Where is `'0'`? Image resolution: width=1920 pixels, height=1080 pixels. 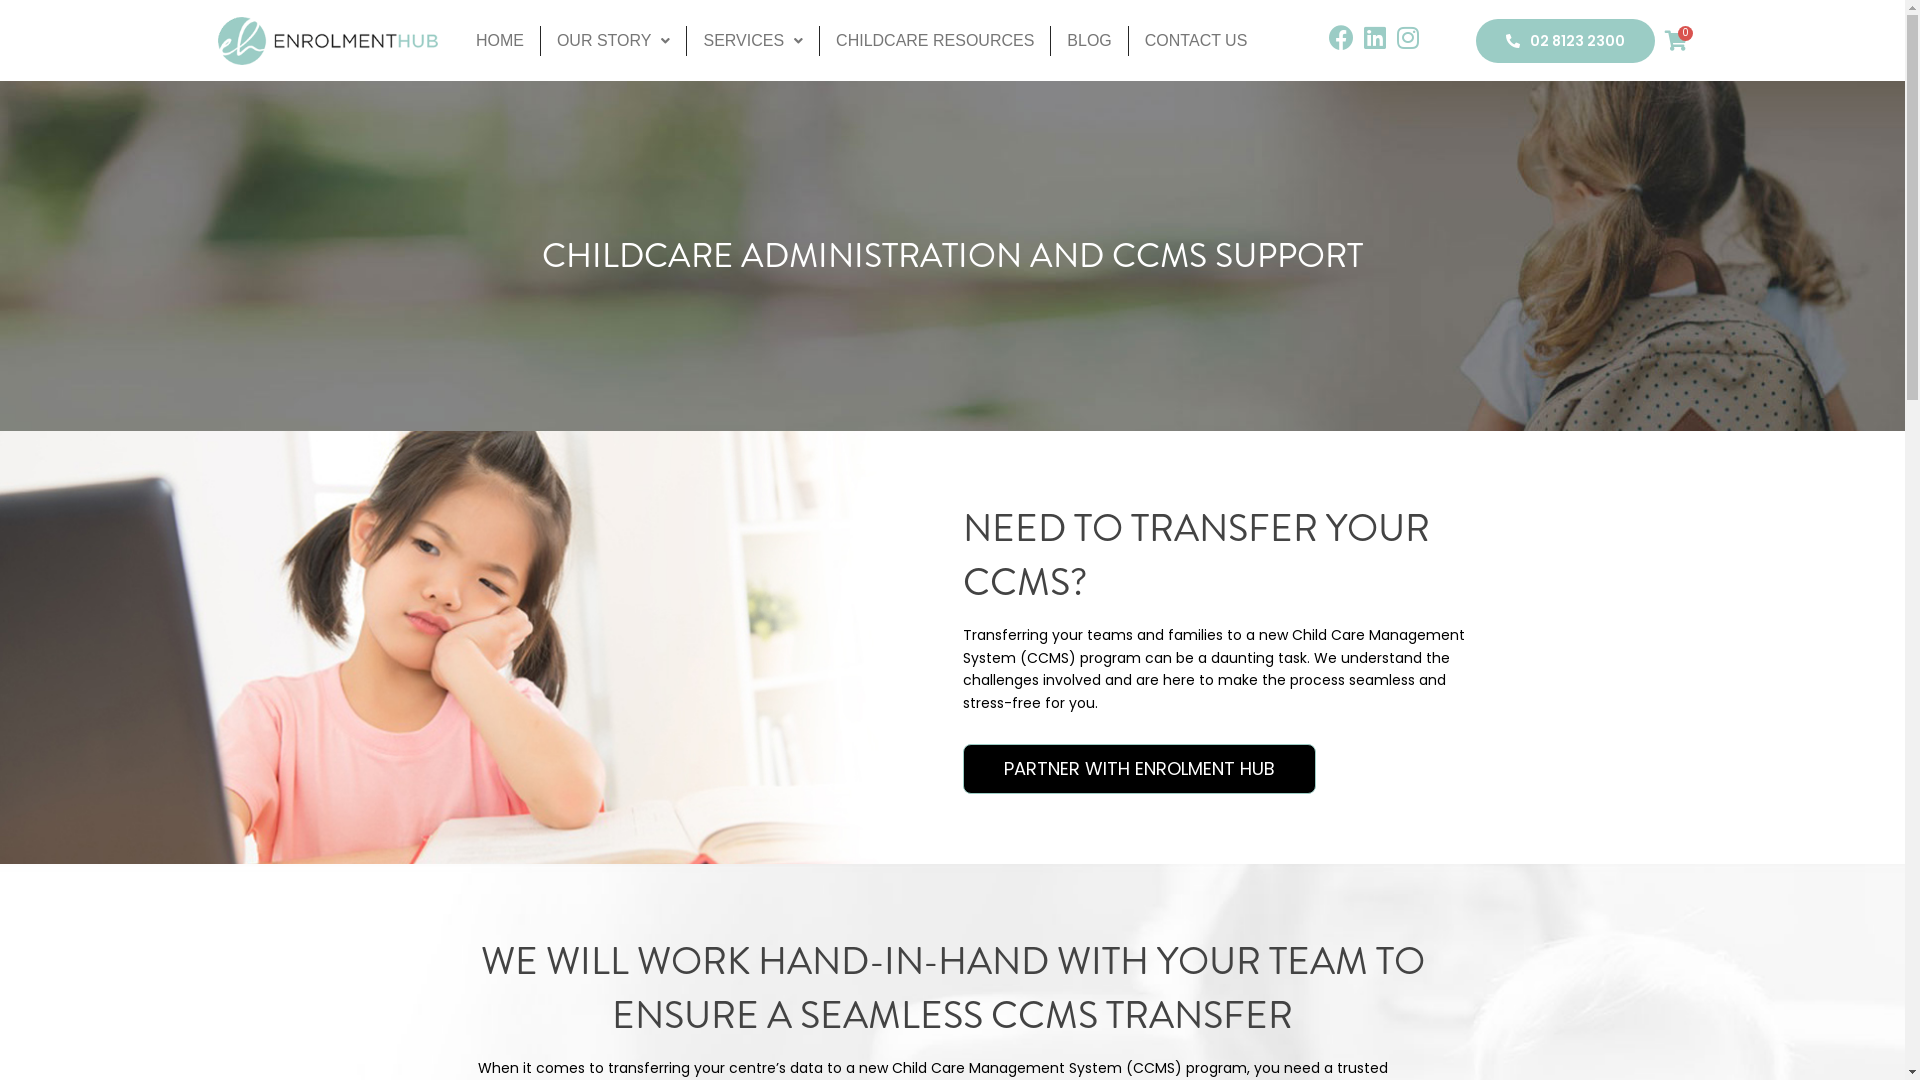
'0' is located at coordinates (1676, 41).